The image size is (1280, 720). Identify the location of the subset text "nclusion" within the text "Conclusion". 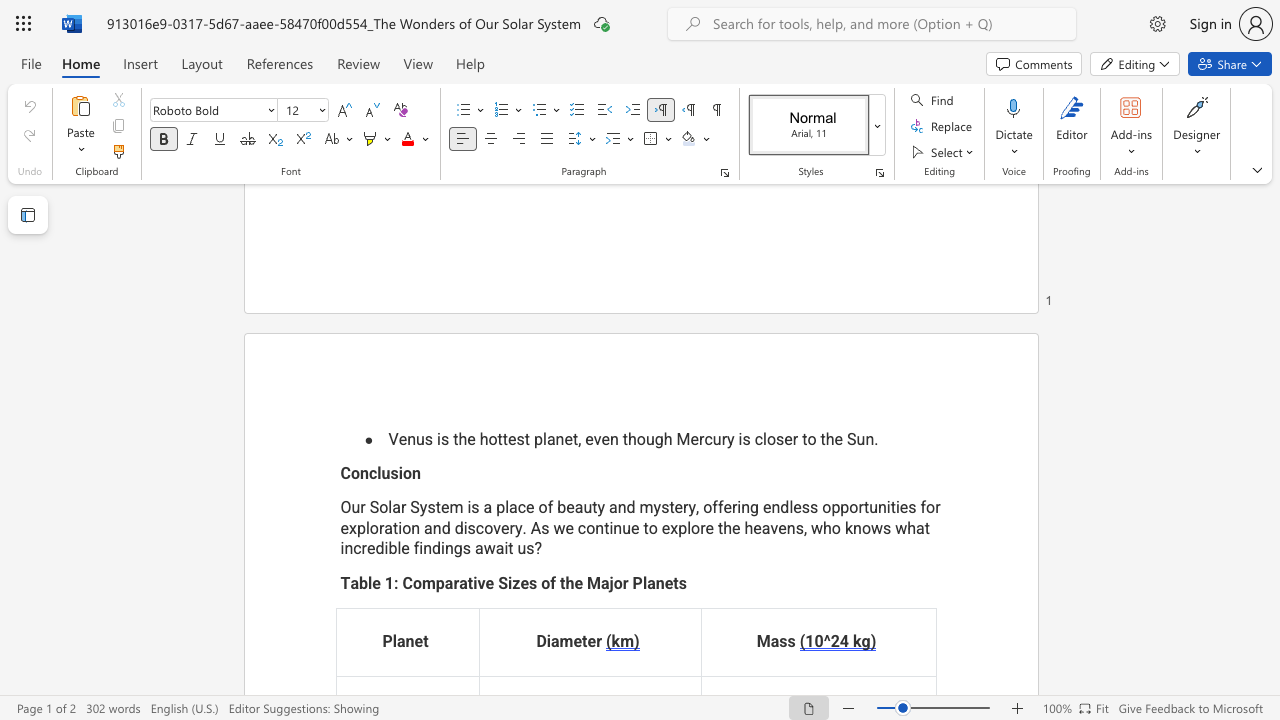
(359, 473).